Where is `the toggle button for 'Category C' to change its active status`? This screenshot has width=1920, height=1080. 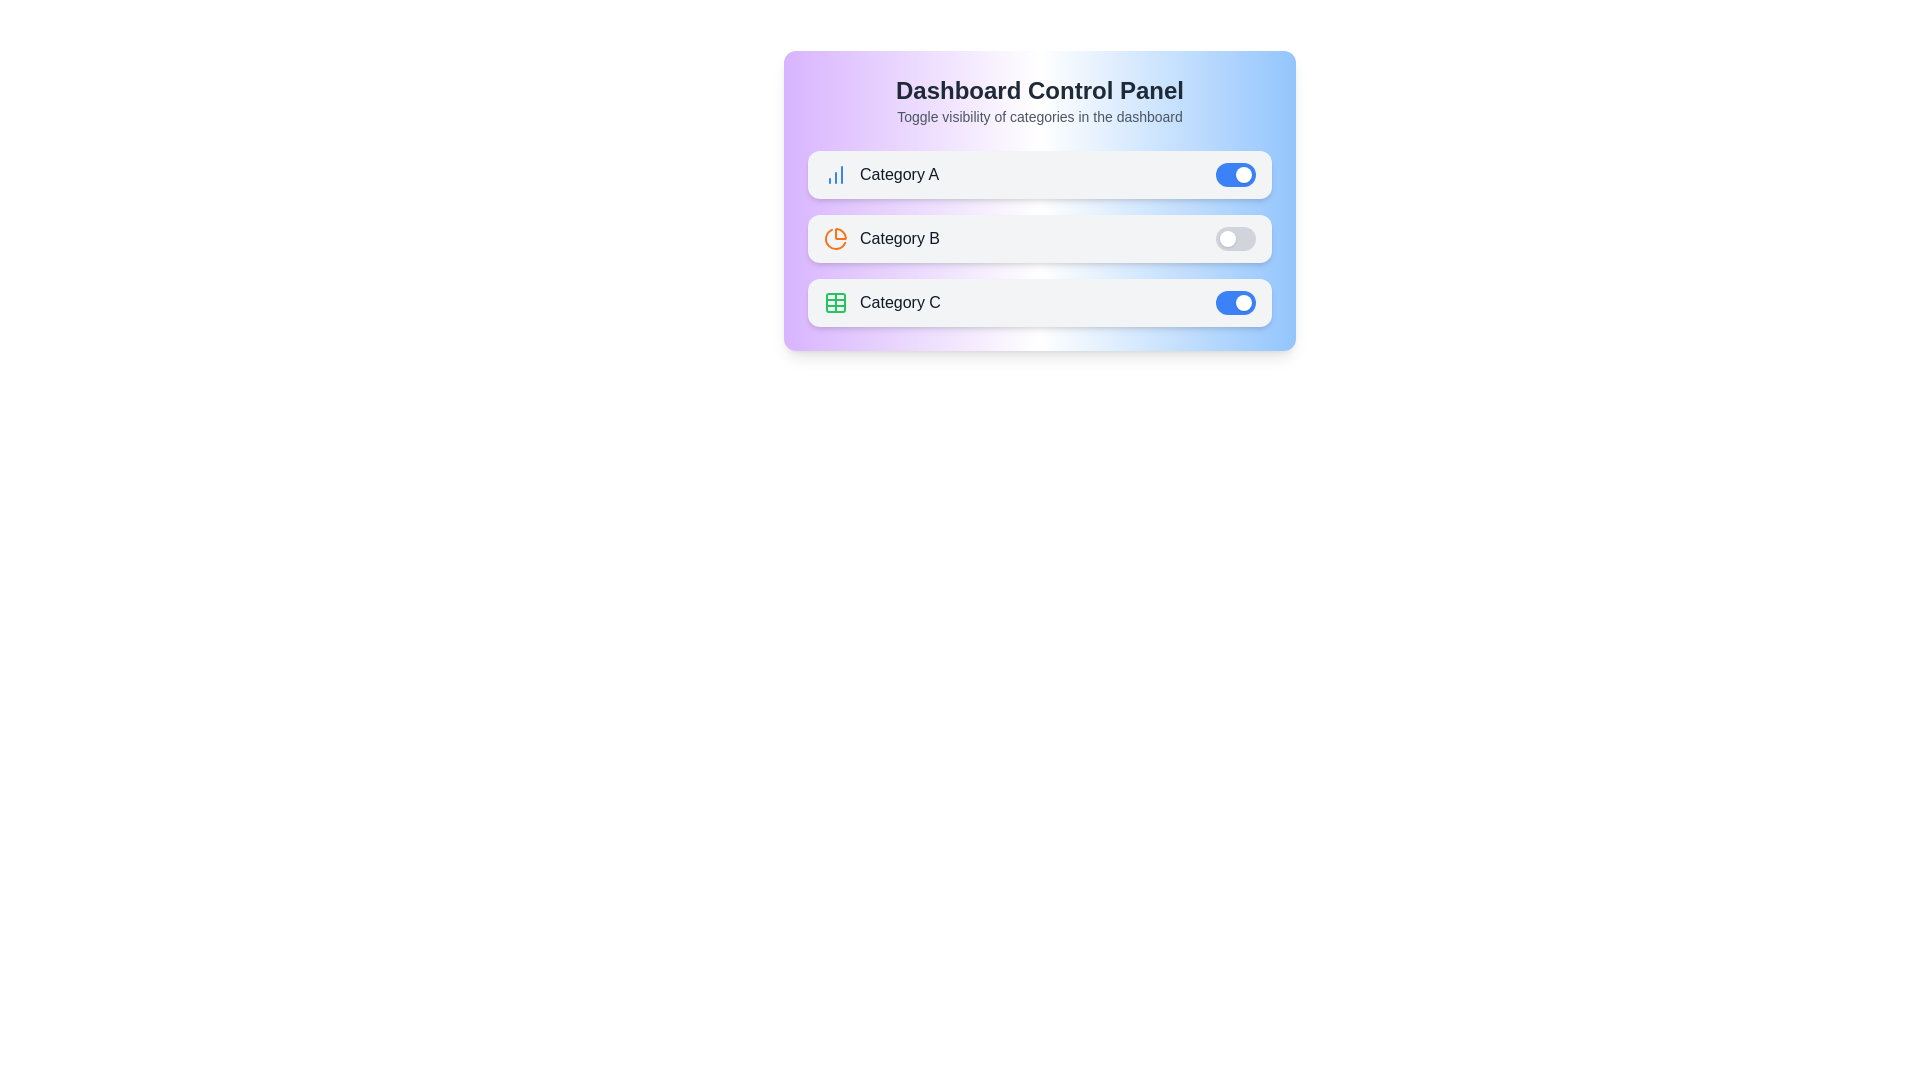 the toggle button for 'Category C' to change its active status is located at coordinates (1235, 303).